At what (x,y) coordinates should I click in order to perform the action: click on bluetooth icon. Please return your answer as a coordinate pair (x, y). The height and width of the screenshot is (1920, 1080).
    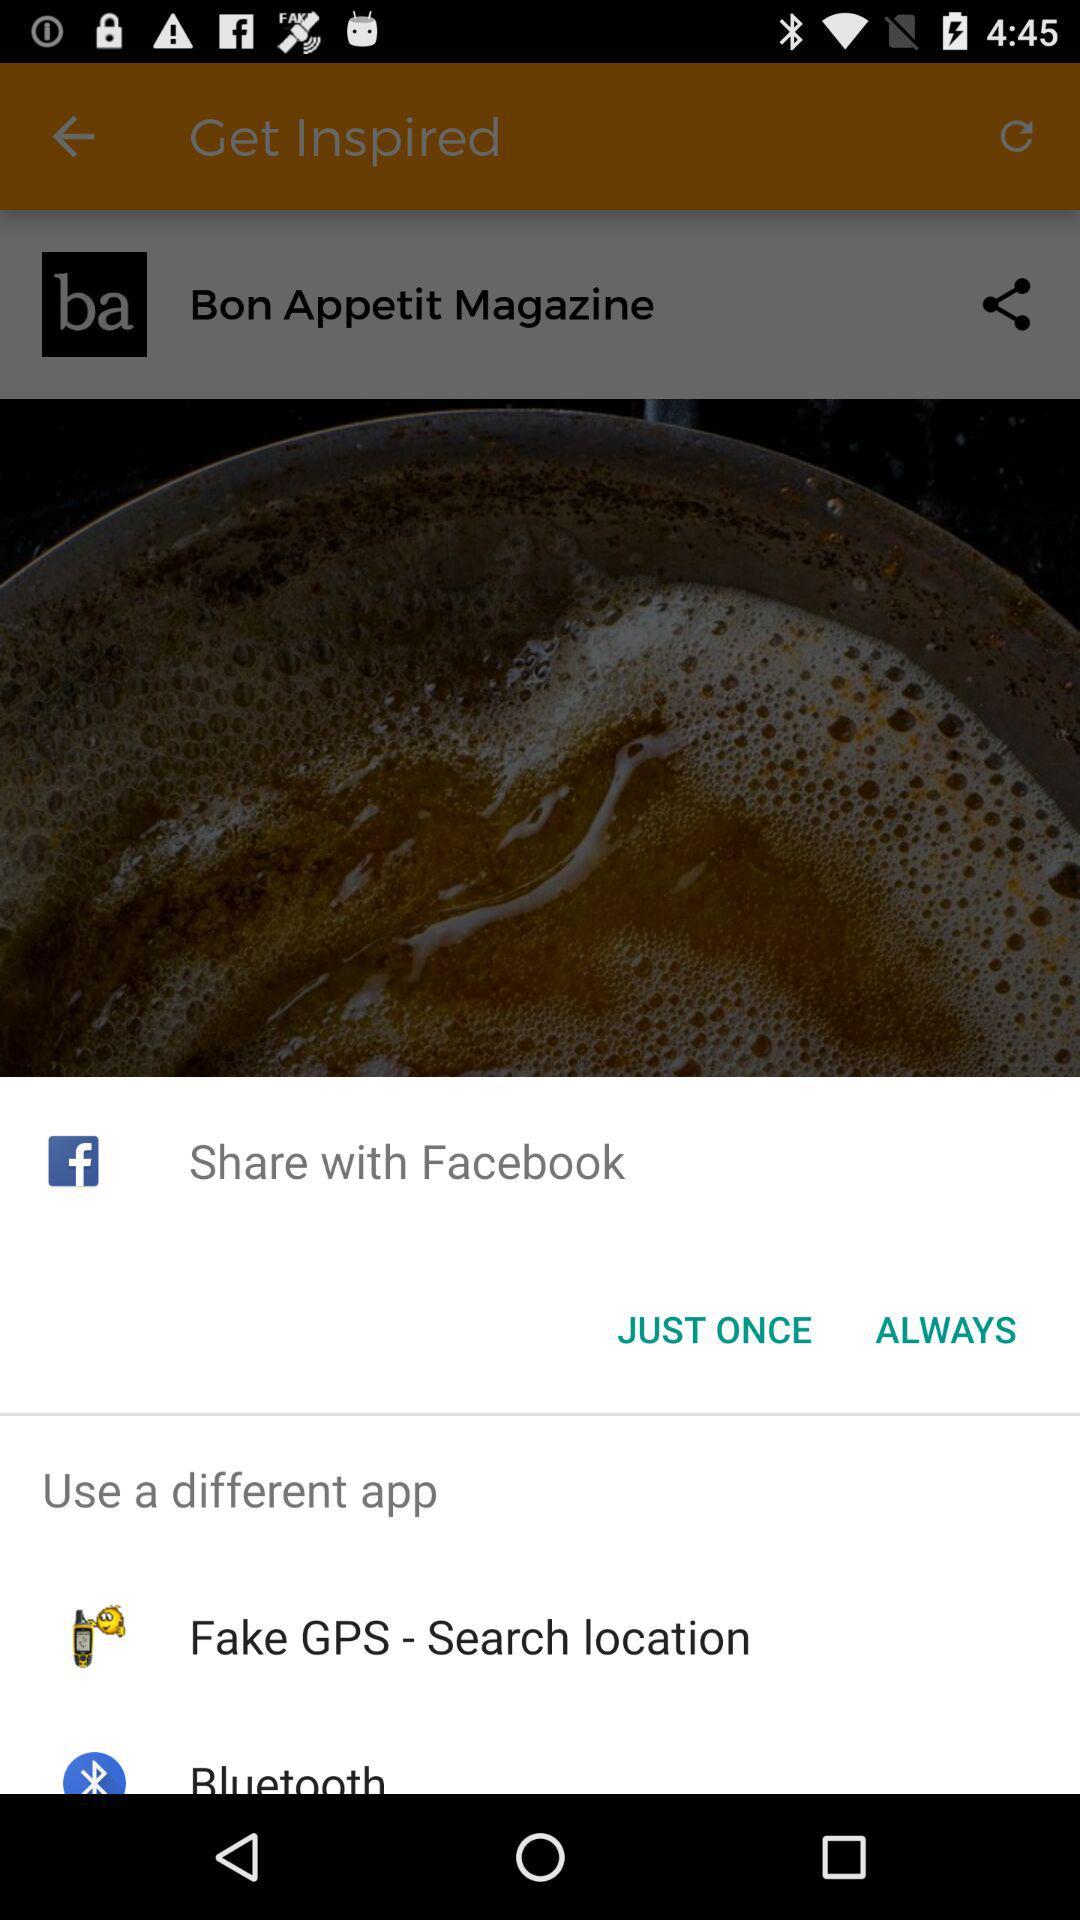
    Looking at the image, I should click on (288, 1772).